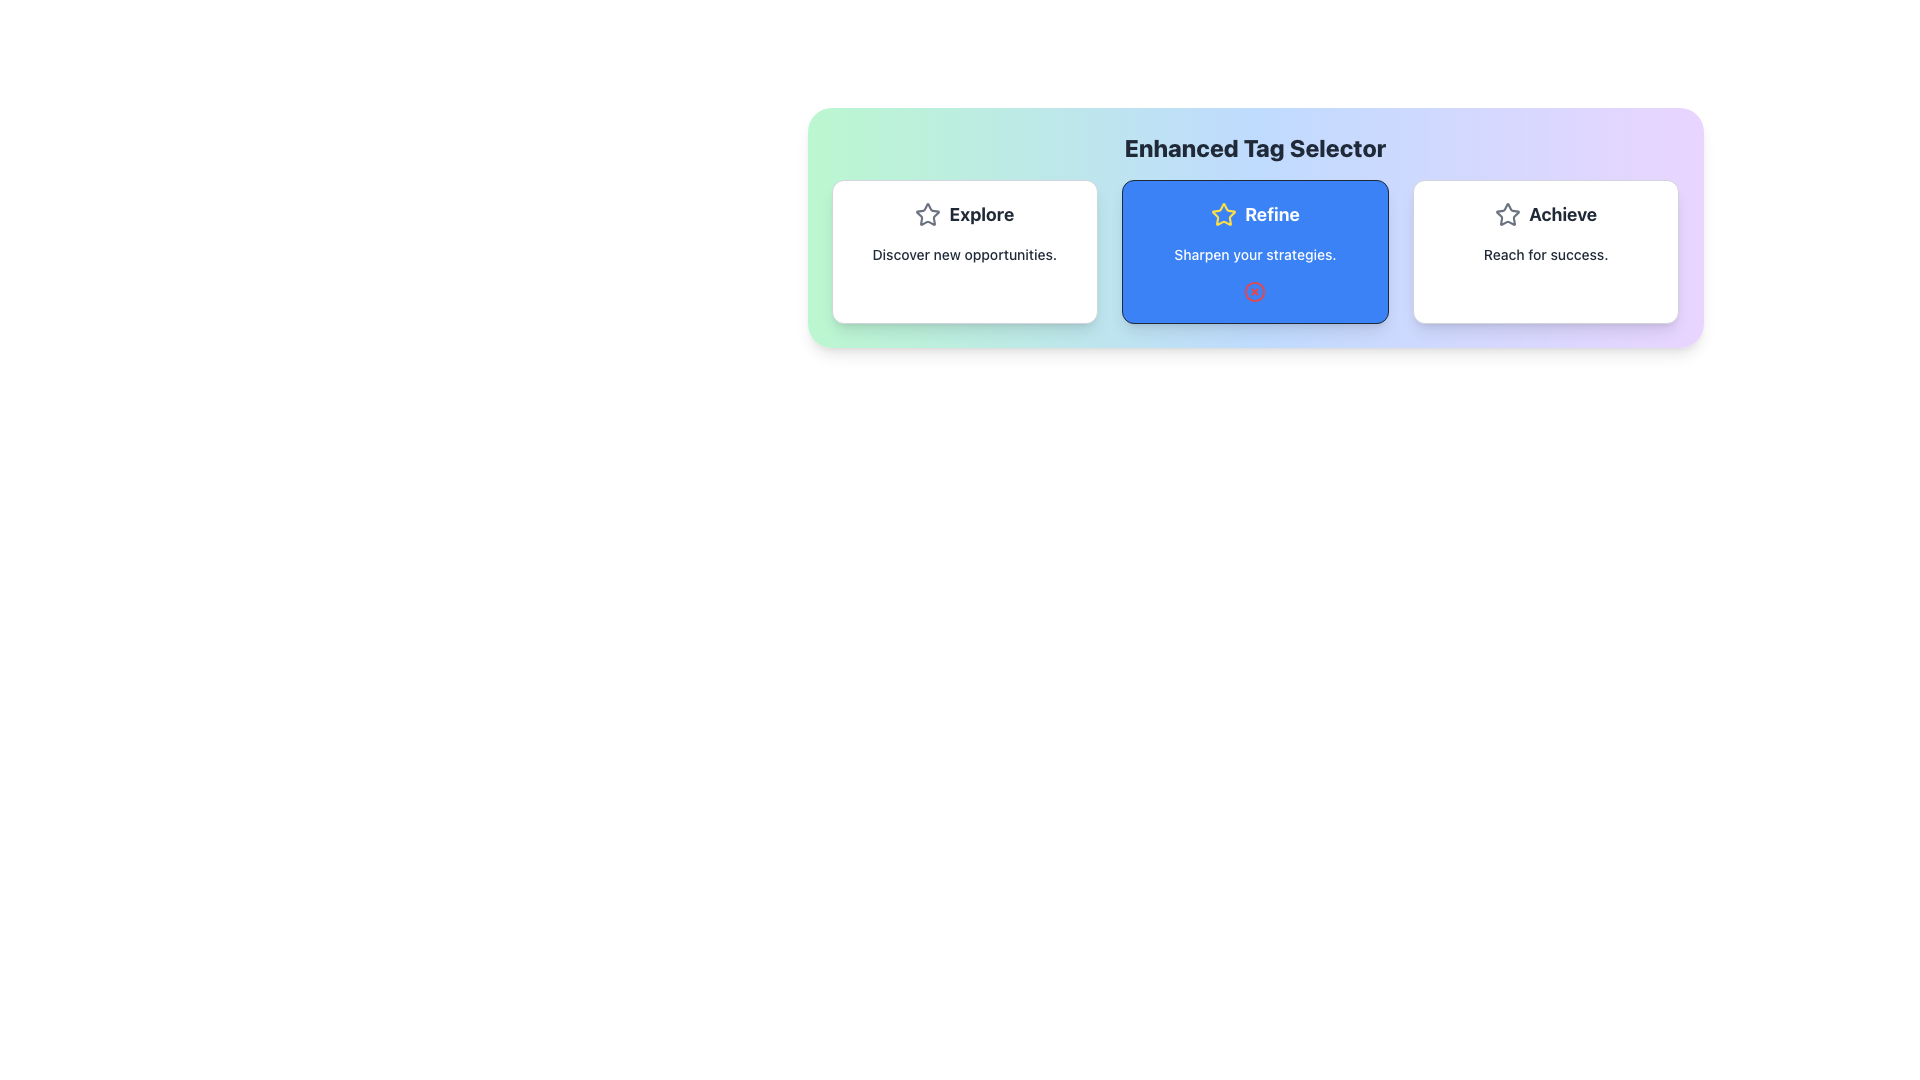 The height and width of the screenshot is (1080, 1920). What do you see at coordinates (1271, 215) in the screenshot?
I see `the Text Label that describes the center button in the Enhanced Tag Selector, which is accompanied by a yellow star icon` at bounding box center [1271, 215].